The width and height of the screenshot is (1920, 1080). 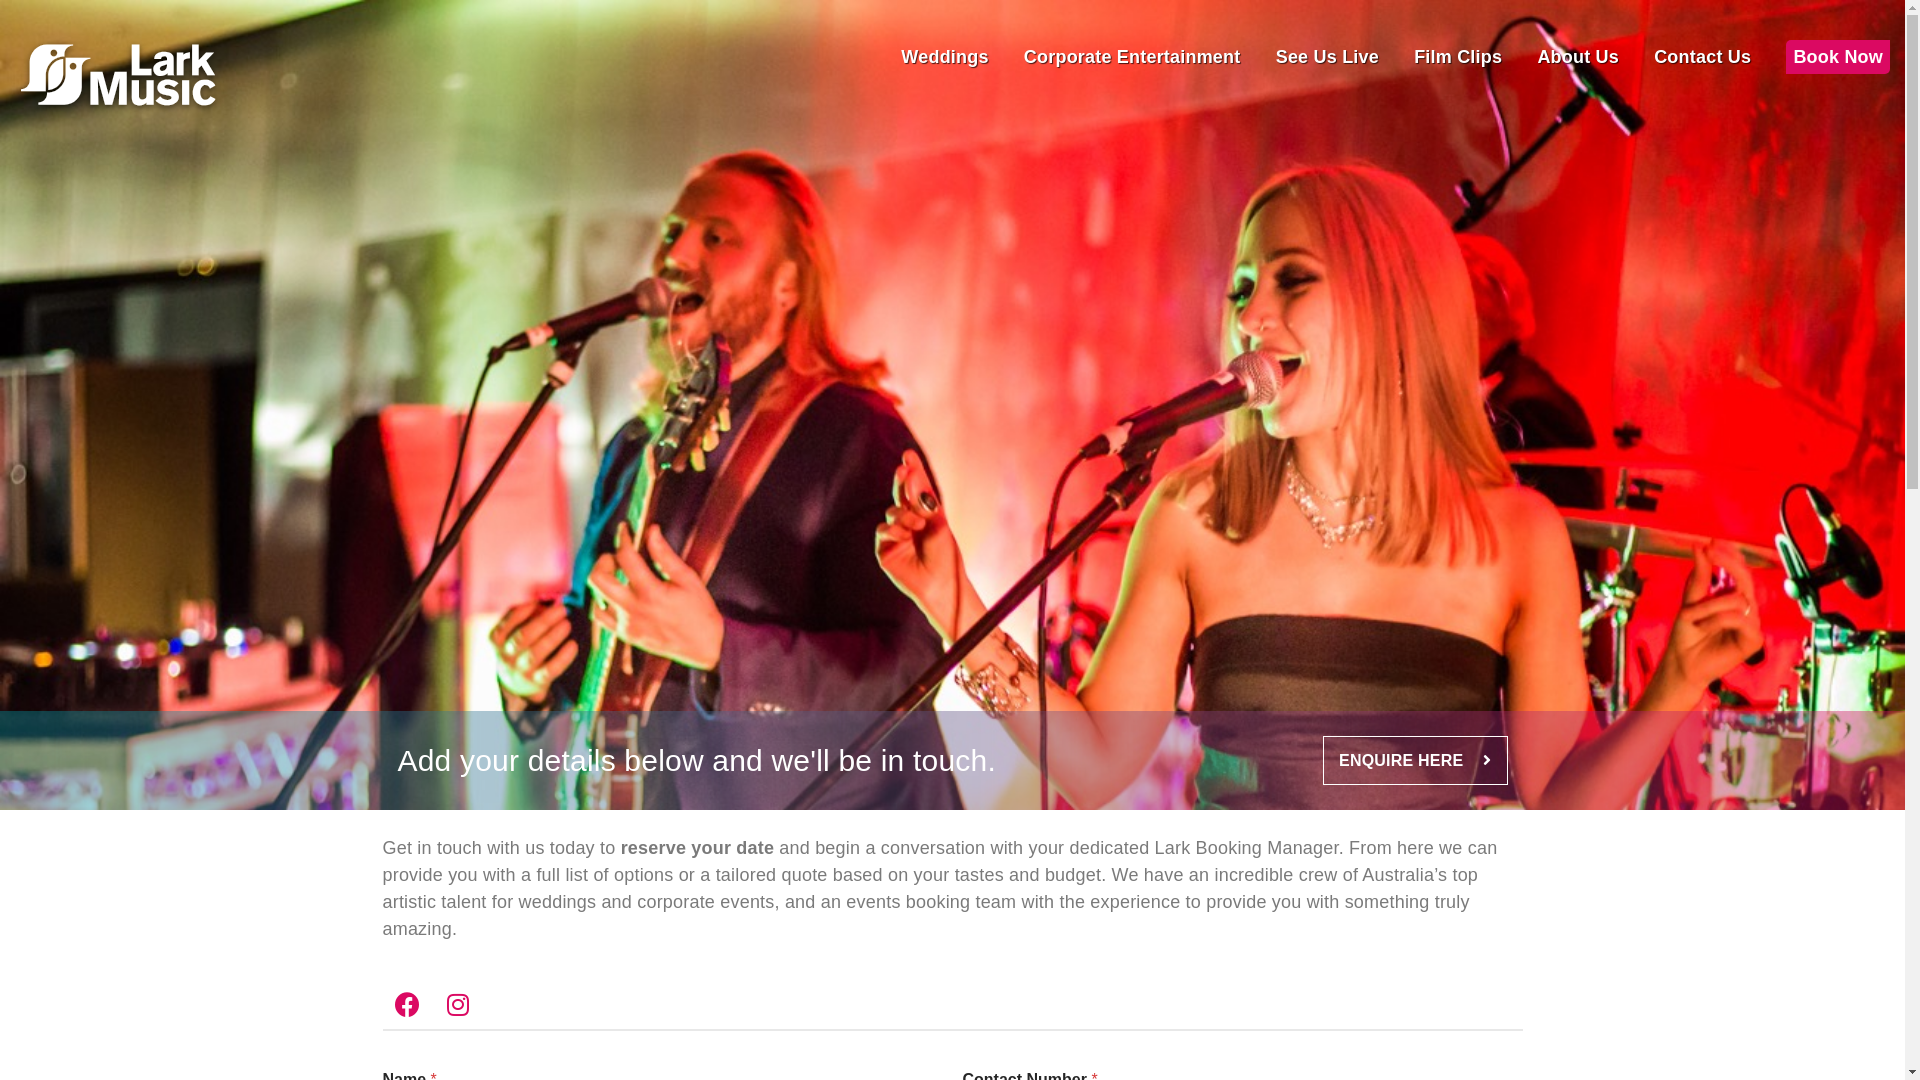 I want to click on 'Film Clips', so click(x=1413, y=56).